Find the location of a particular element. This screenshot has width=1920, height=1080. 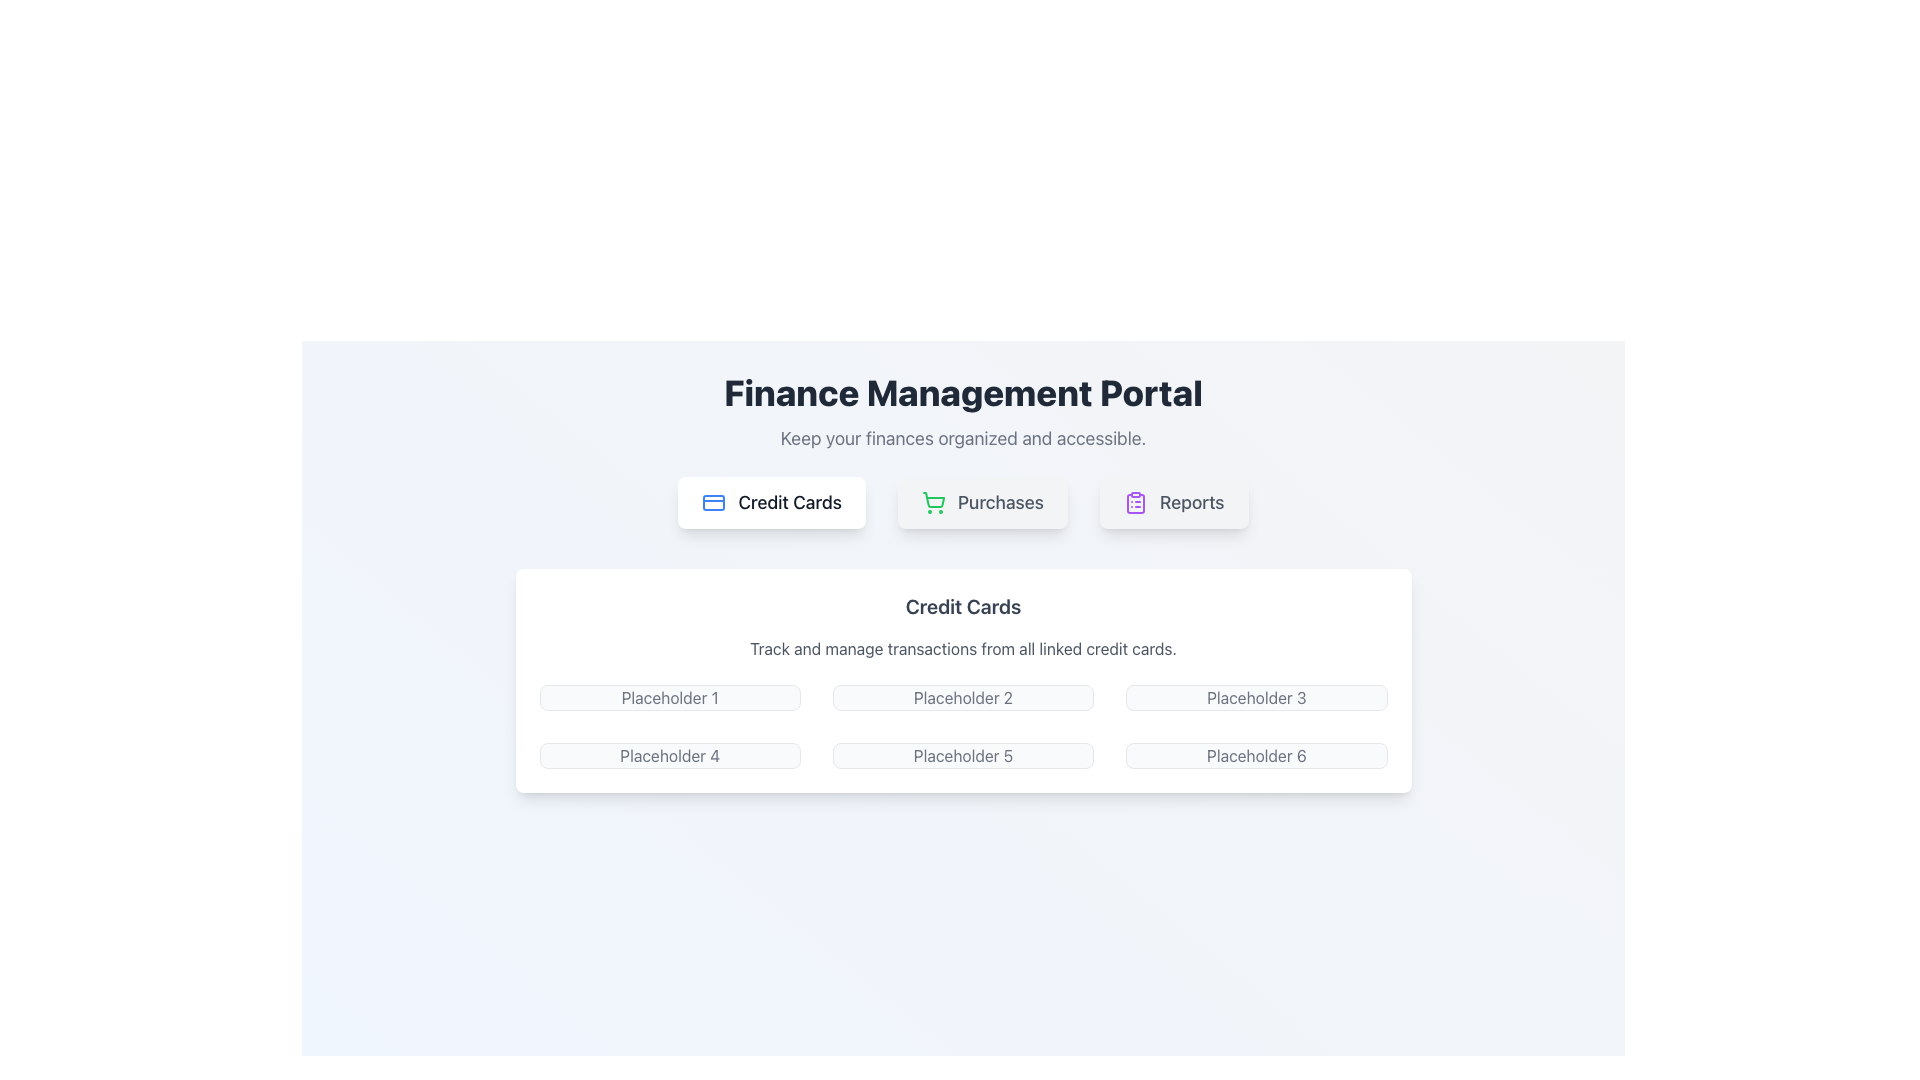

the 'Reports' button, which is styled with a light gray background and a clipboard icon is located at coordinates (1174, 501).